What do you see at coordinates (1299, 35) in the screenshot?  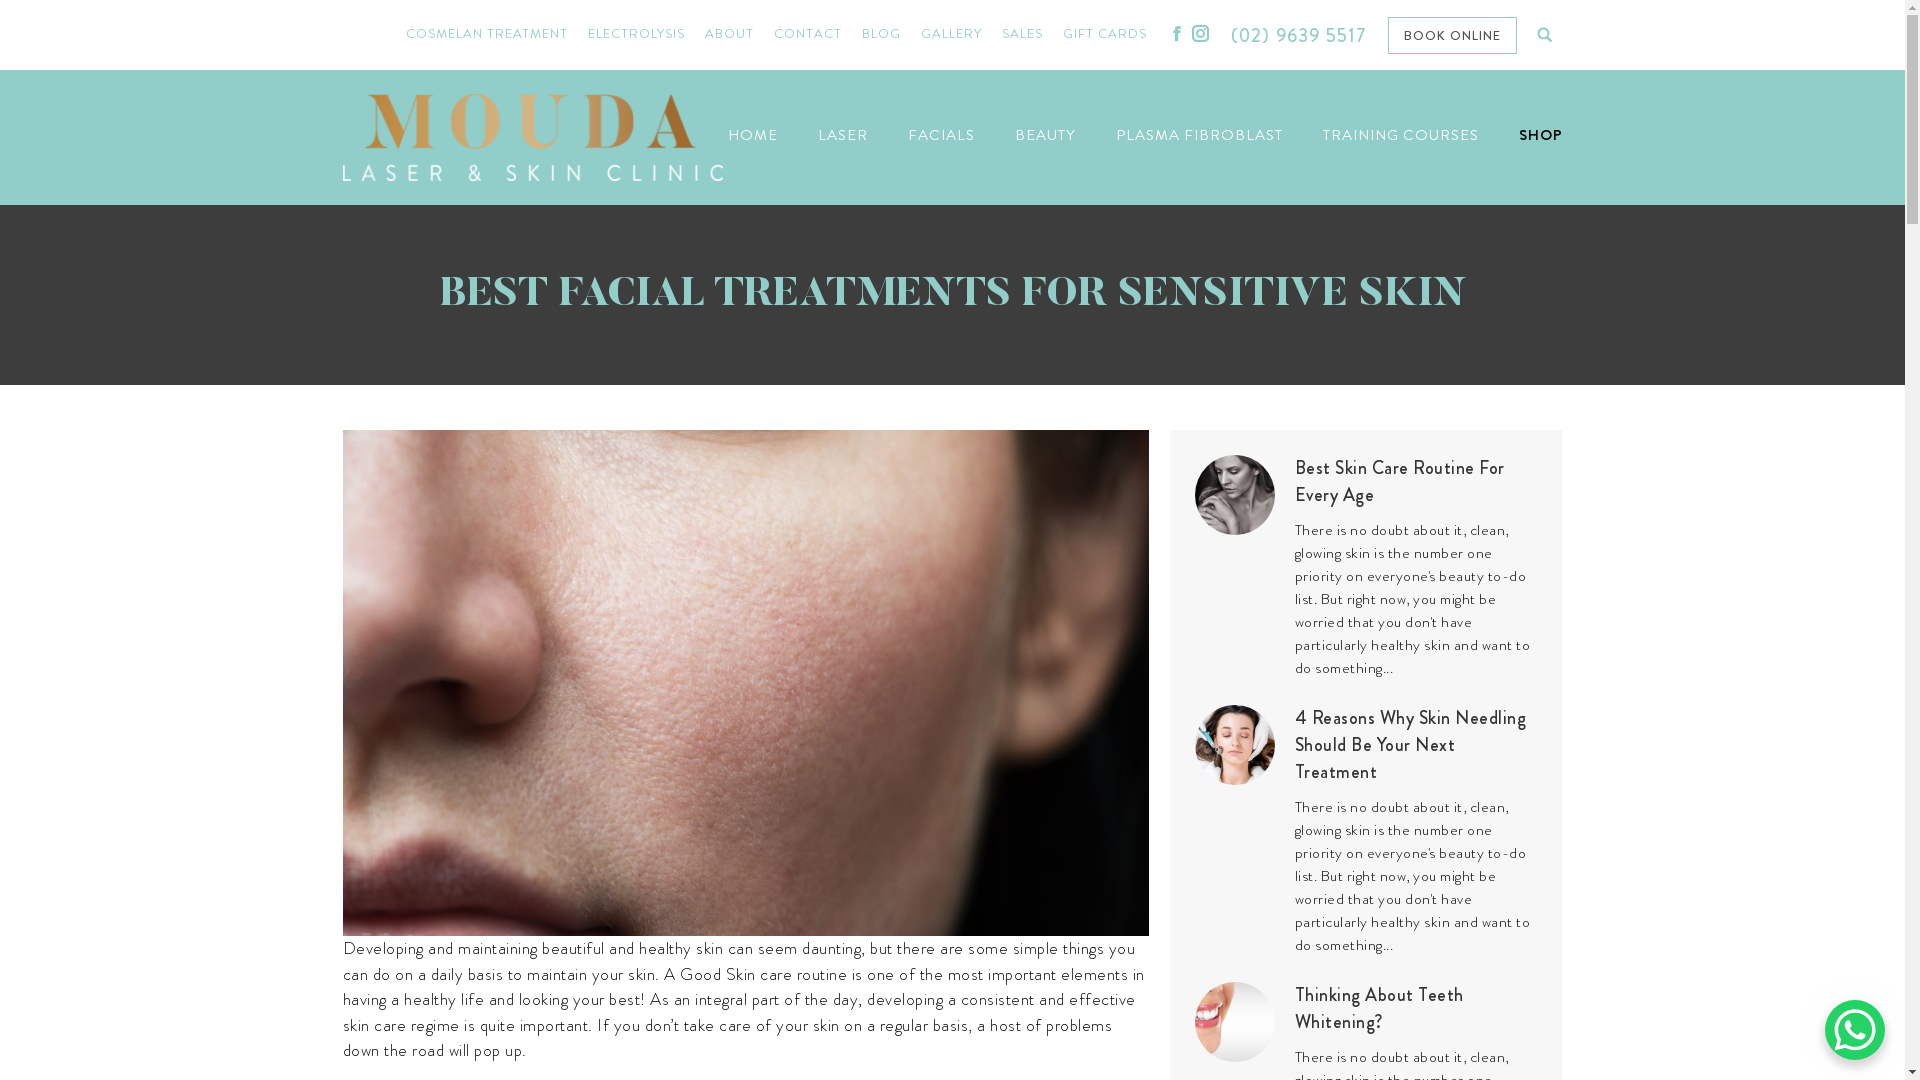 I see `'(02) 9639 5517'` at bounding box center [1299, 35].